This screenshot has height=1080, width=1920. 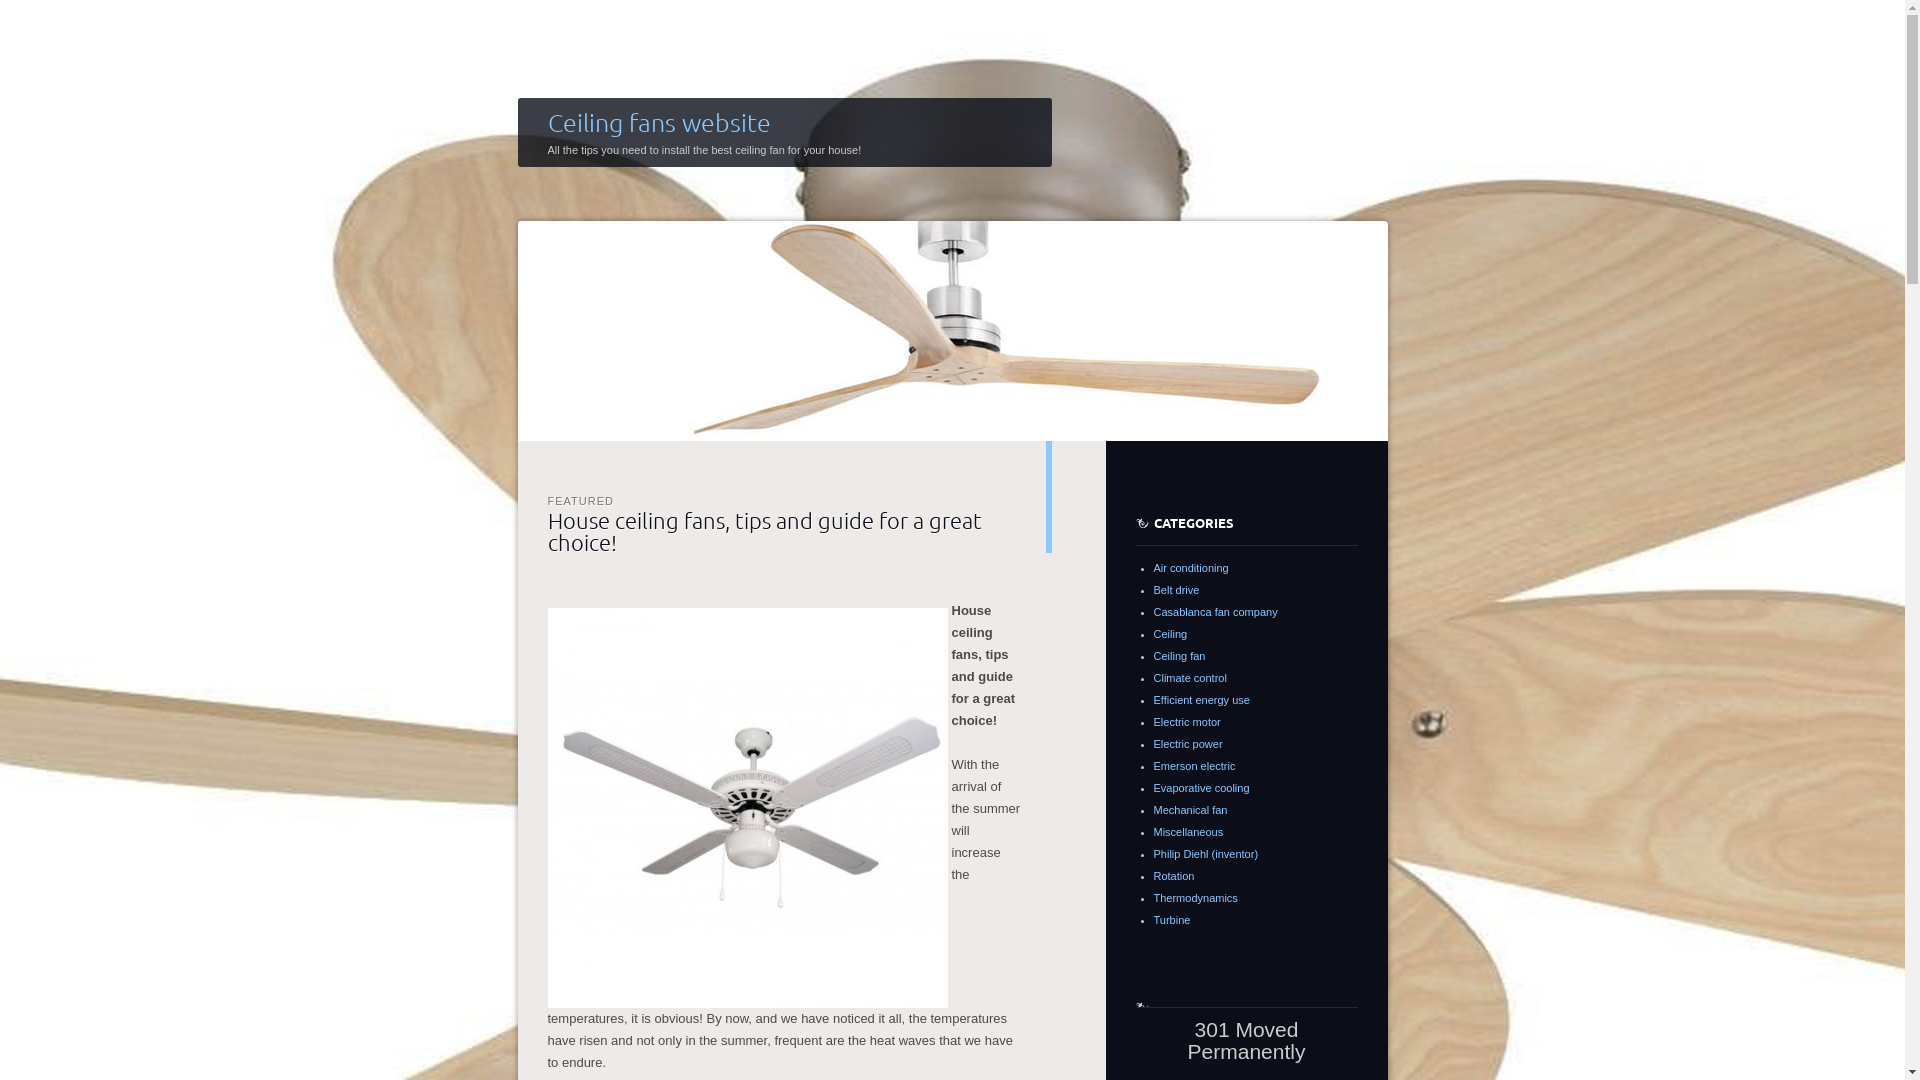 I want to click on 'Electric power', so click(x=1188, y=744).